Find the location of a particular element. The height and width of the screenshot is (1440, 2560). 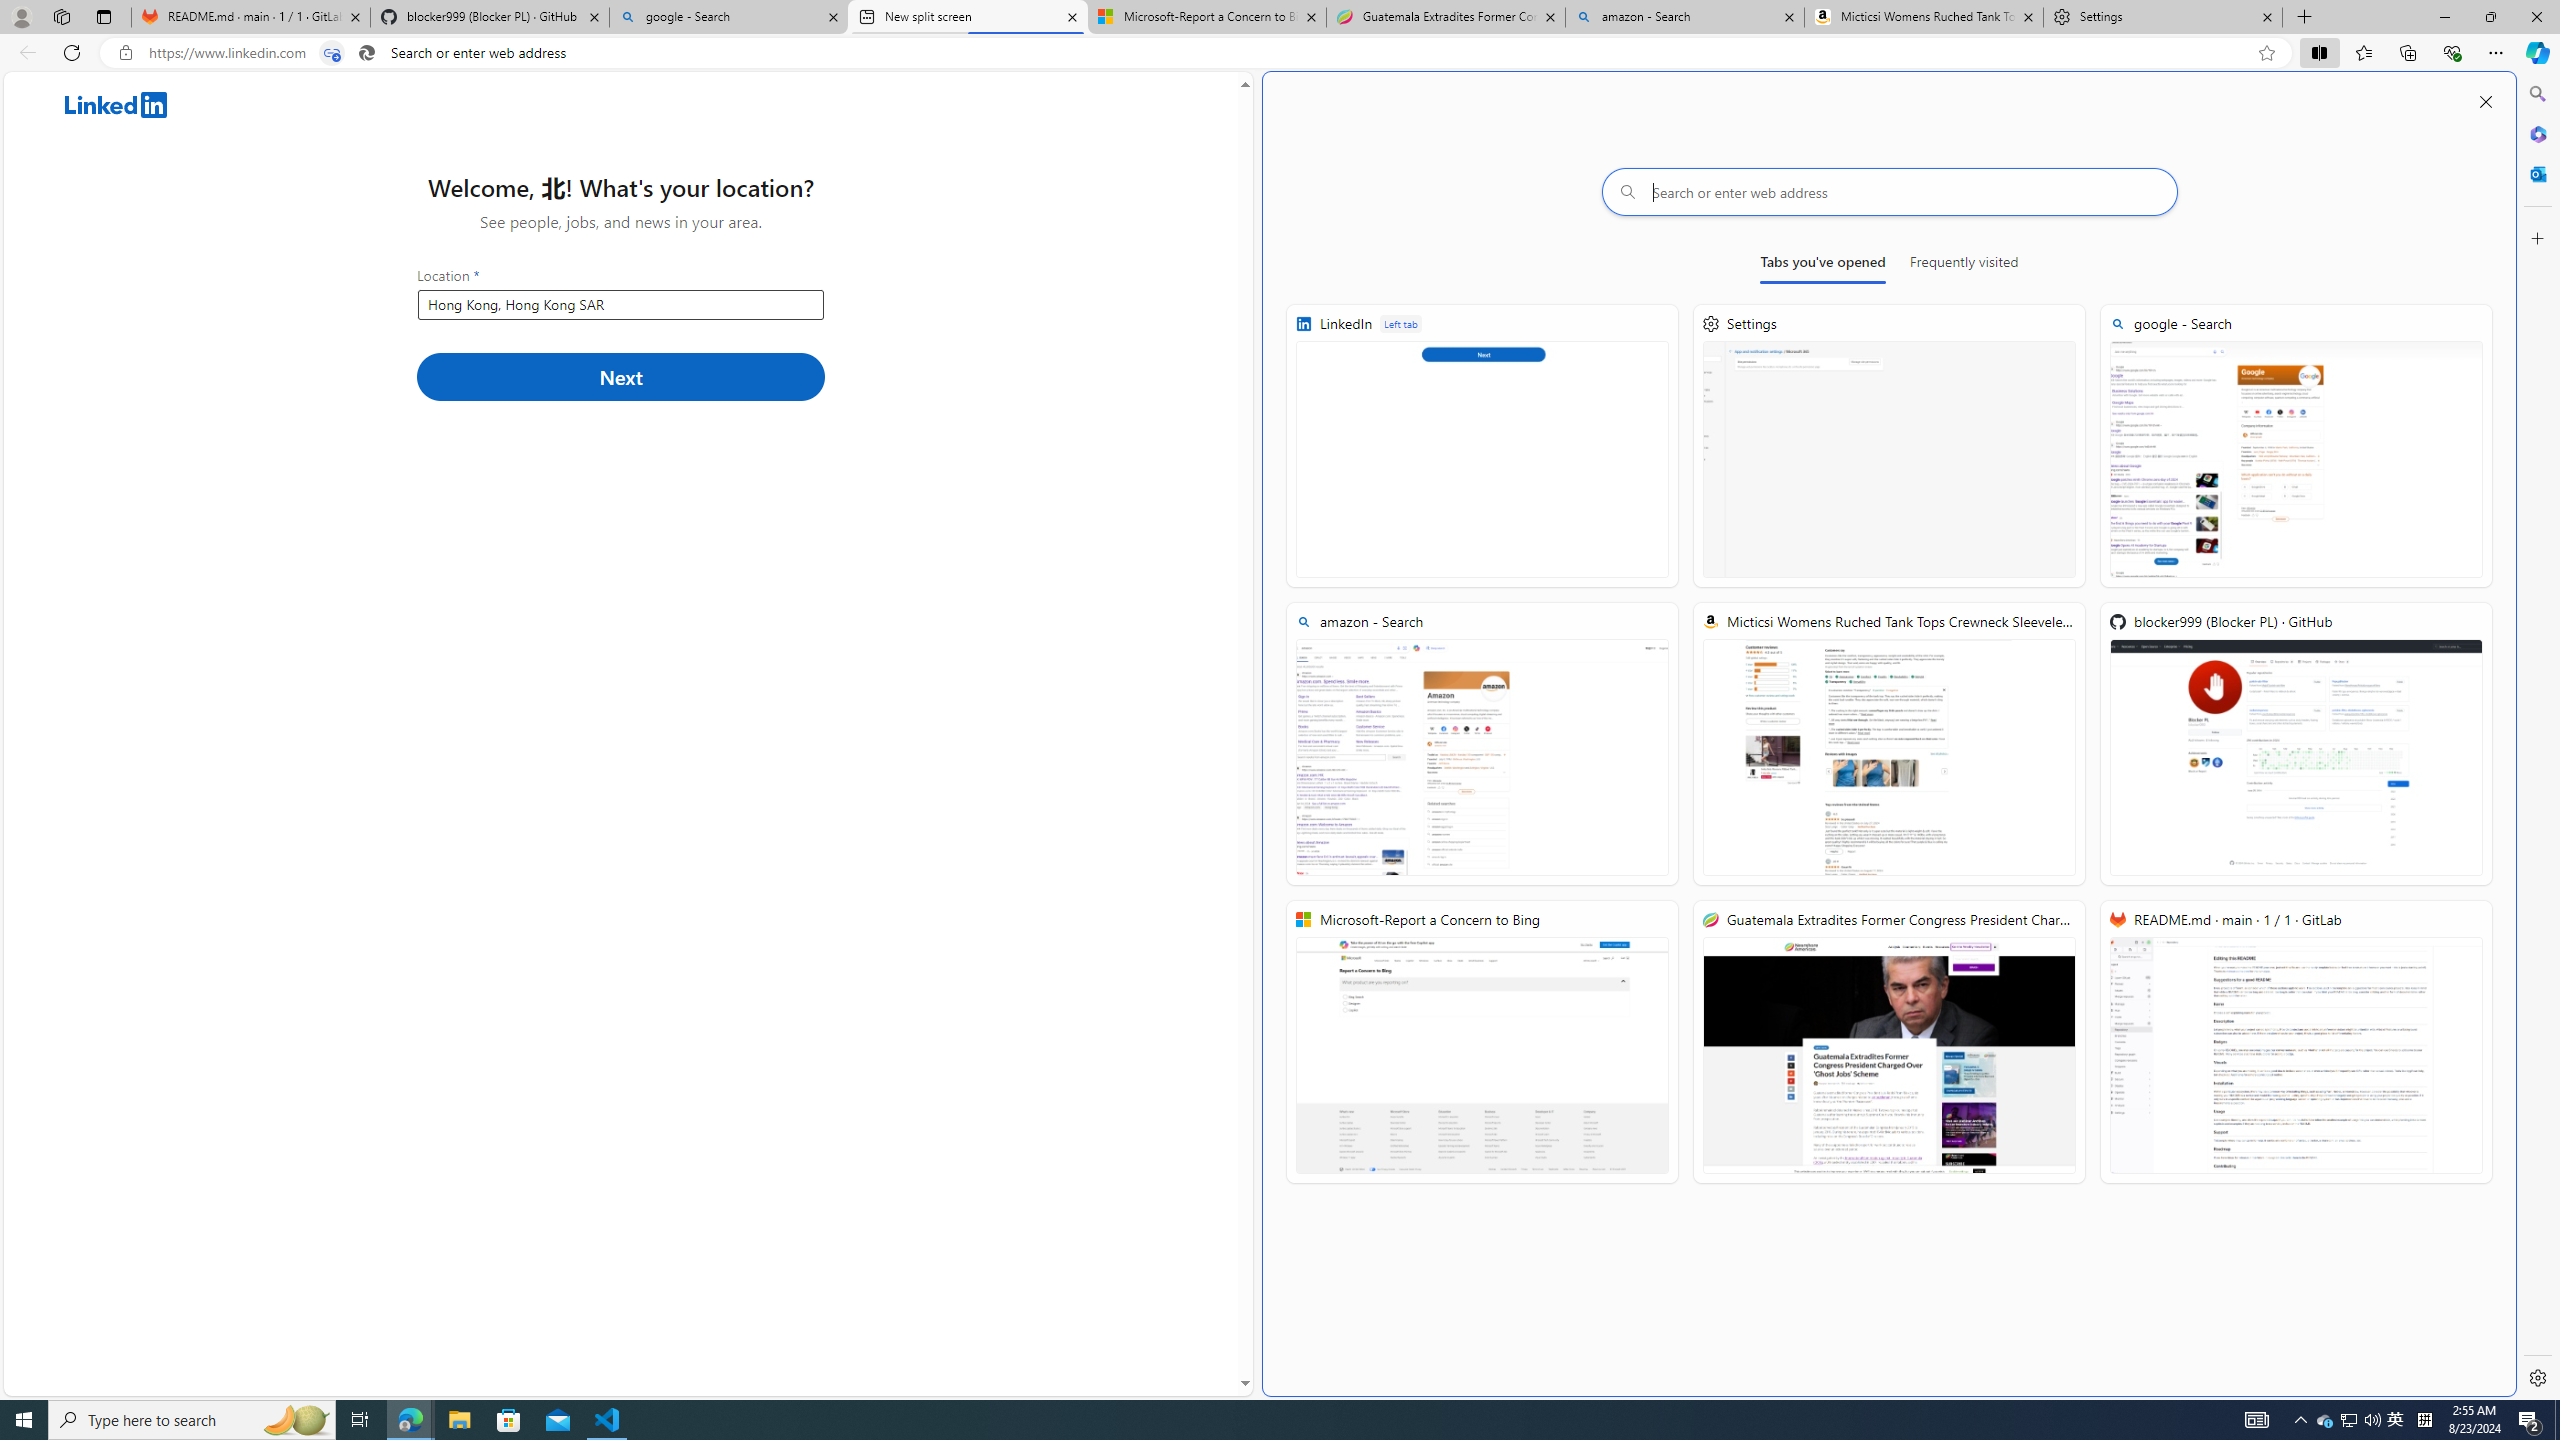

'Microsoft-Report a Concern to Bing' is located at coordinates (1481, 1041).